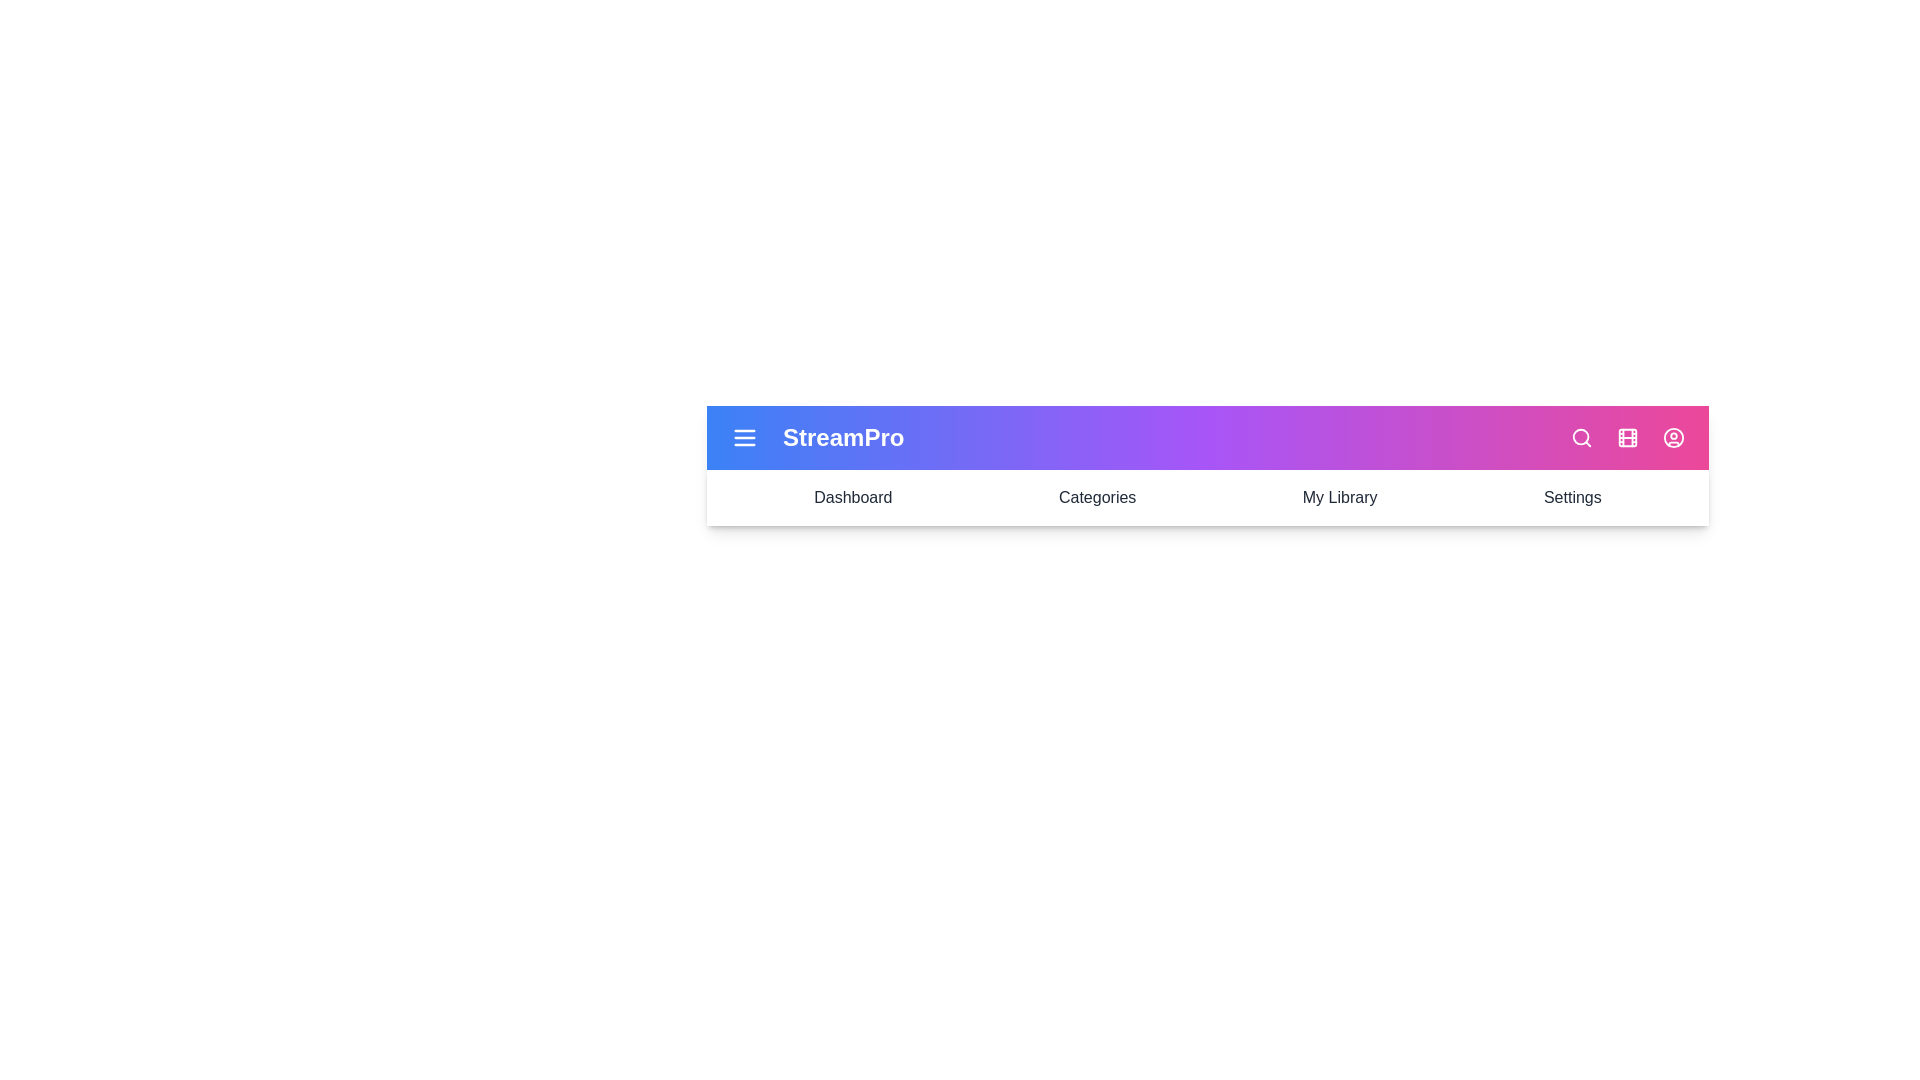 This screenshot has width=1920, height=1080. I want to click on the My Library navigation section, so click(1339, 496).